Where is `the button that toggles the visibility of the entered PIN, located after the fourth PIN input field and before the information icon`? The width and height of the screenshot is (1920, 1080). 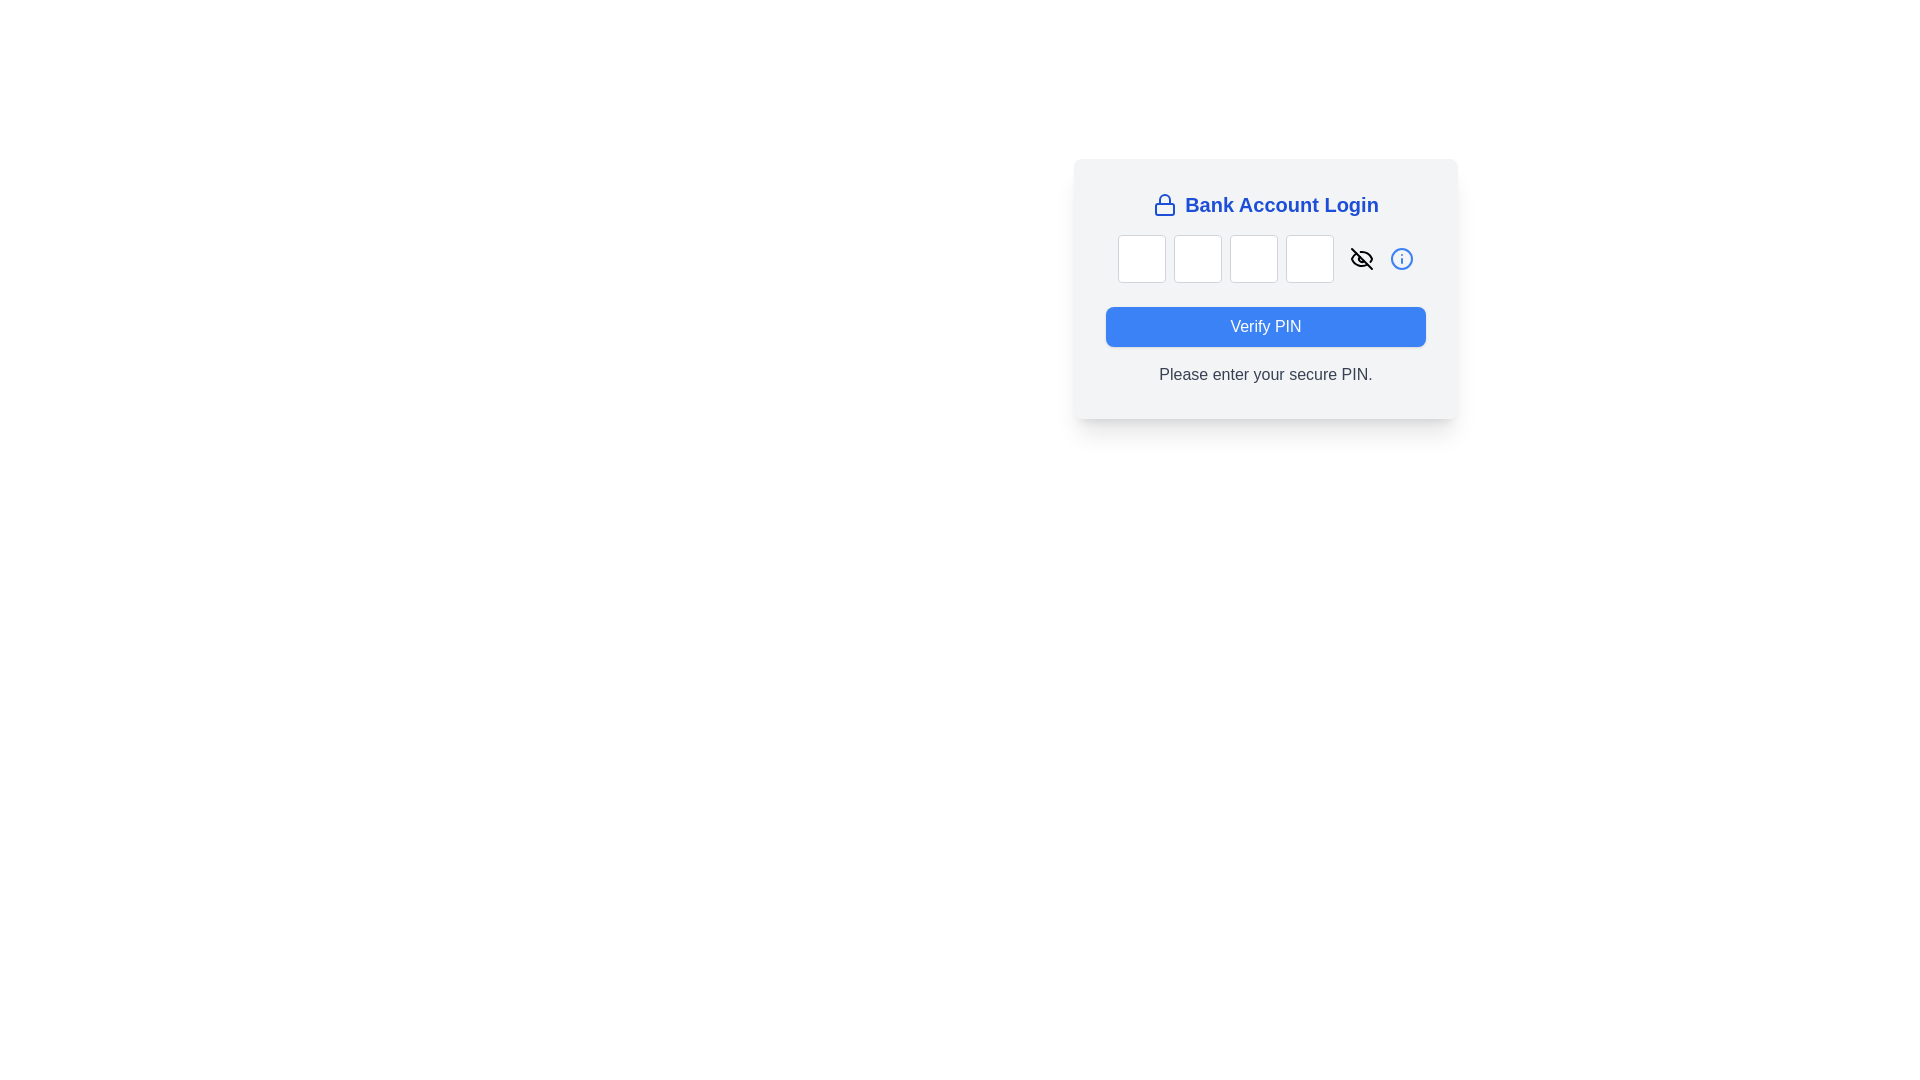
the button that toggles the visibility of the entered PIN, located after the fourth PIN input field and before the information icon is located at coordinates (1361, 257).